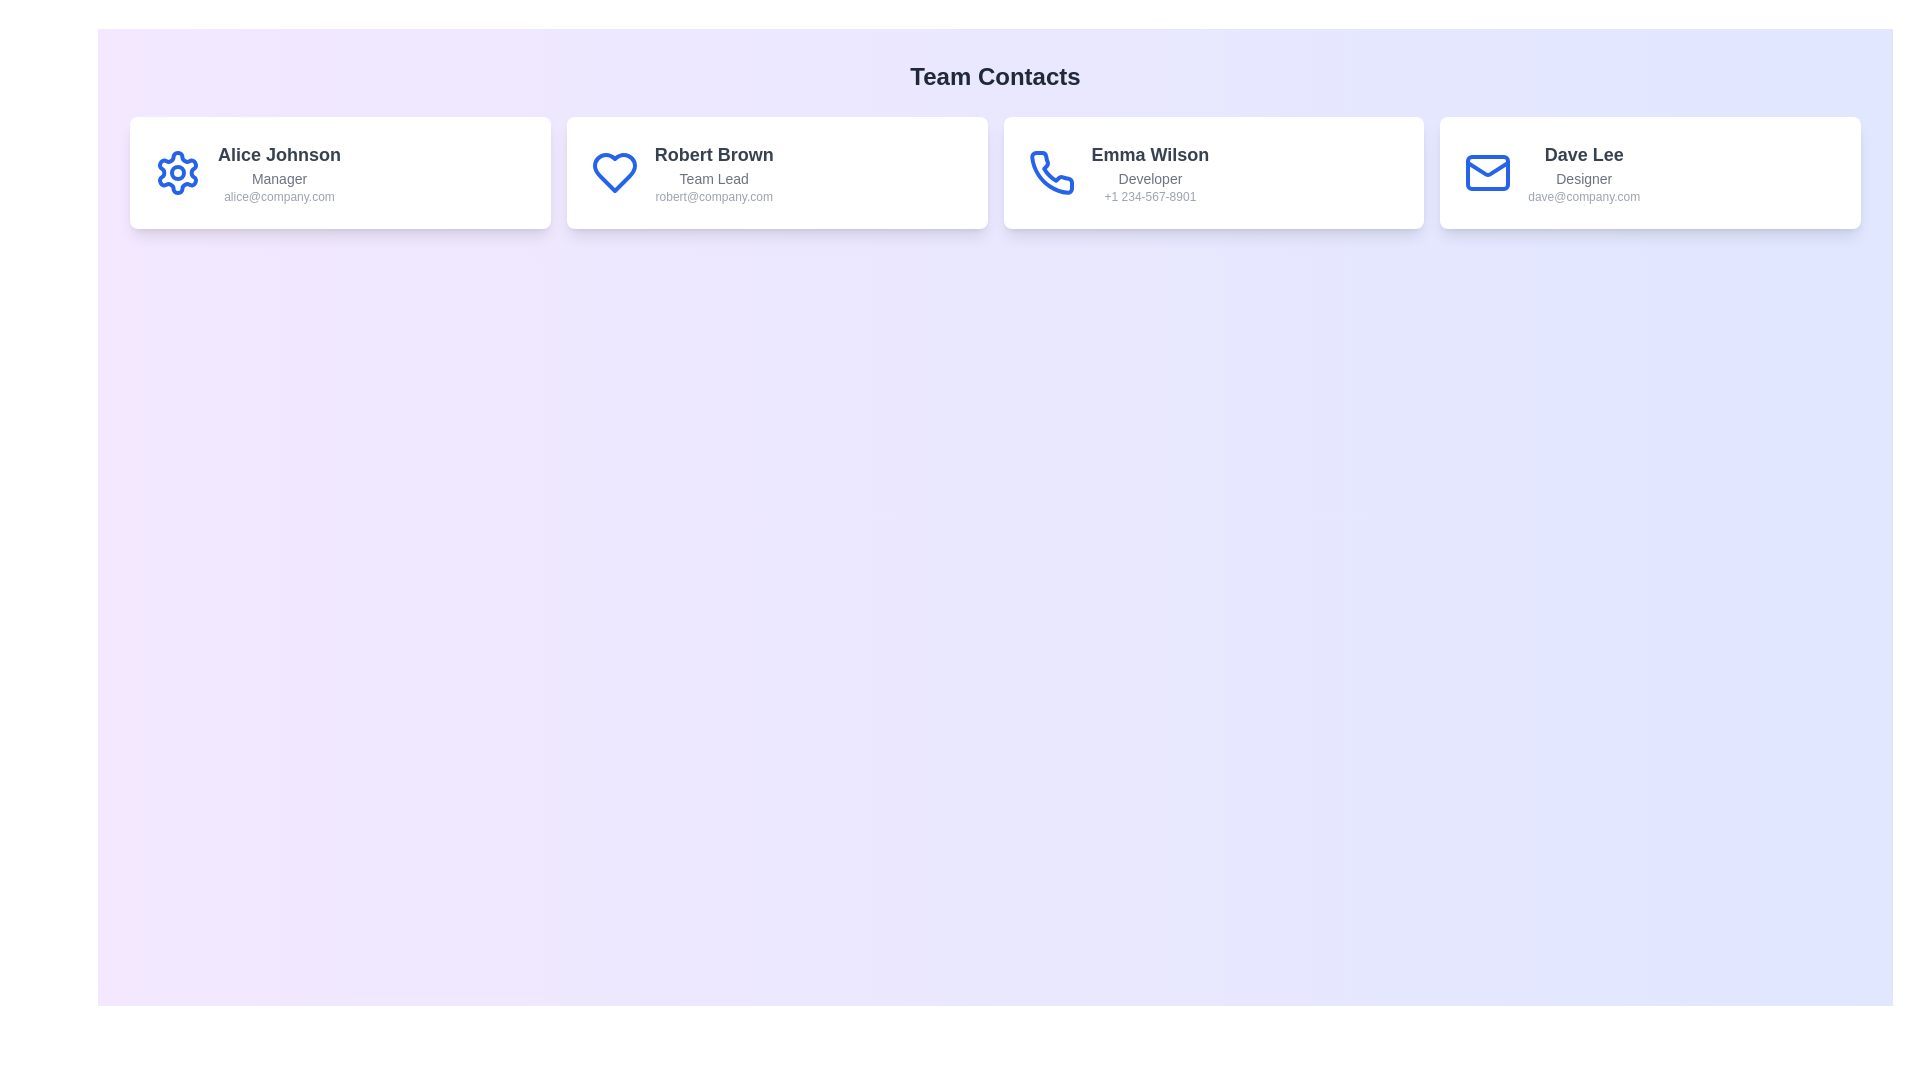 This screenshot has width=1920, height=1080. I want to click on the profile card for 'Robert Brown', which is the second card in the 'Team Contacts' section, so click(776, 172).